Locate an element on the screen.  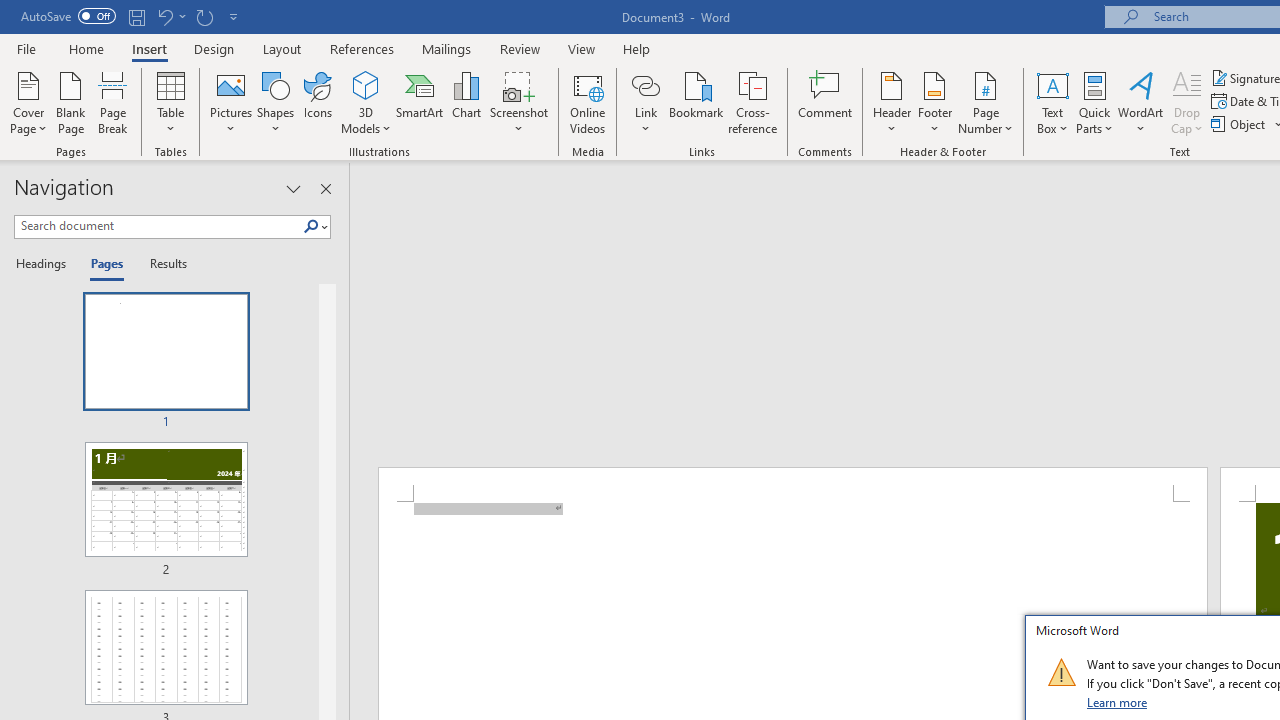
'Bookmark...' is located at coordinates (696, 103).